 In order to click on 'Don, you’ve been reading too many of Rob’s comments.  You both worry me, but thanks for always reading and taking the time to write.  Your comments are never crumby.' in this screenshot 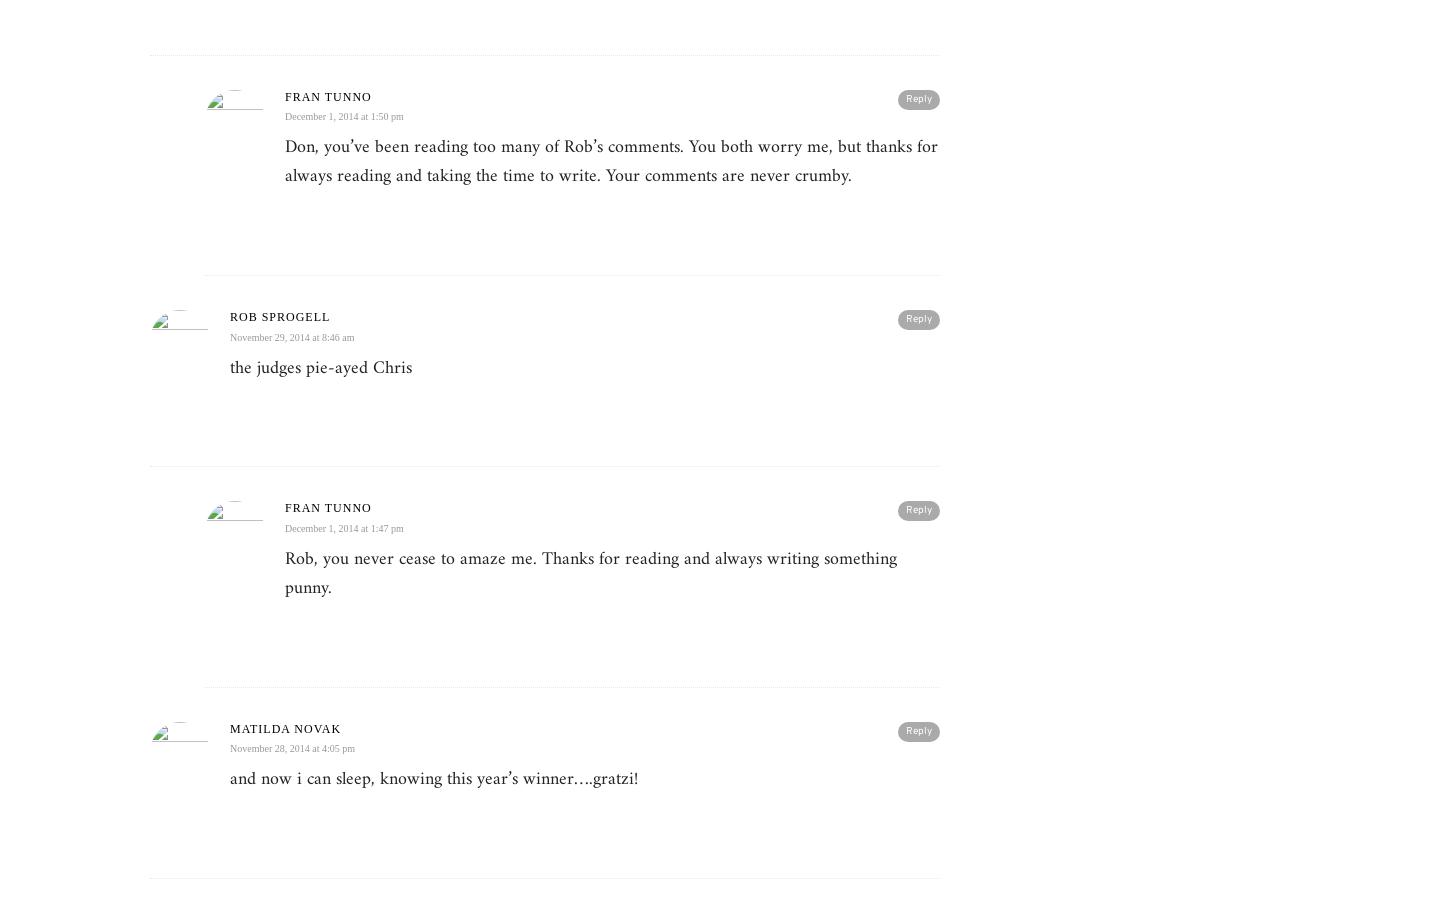, I will do `click(610, 161)`.